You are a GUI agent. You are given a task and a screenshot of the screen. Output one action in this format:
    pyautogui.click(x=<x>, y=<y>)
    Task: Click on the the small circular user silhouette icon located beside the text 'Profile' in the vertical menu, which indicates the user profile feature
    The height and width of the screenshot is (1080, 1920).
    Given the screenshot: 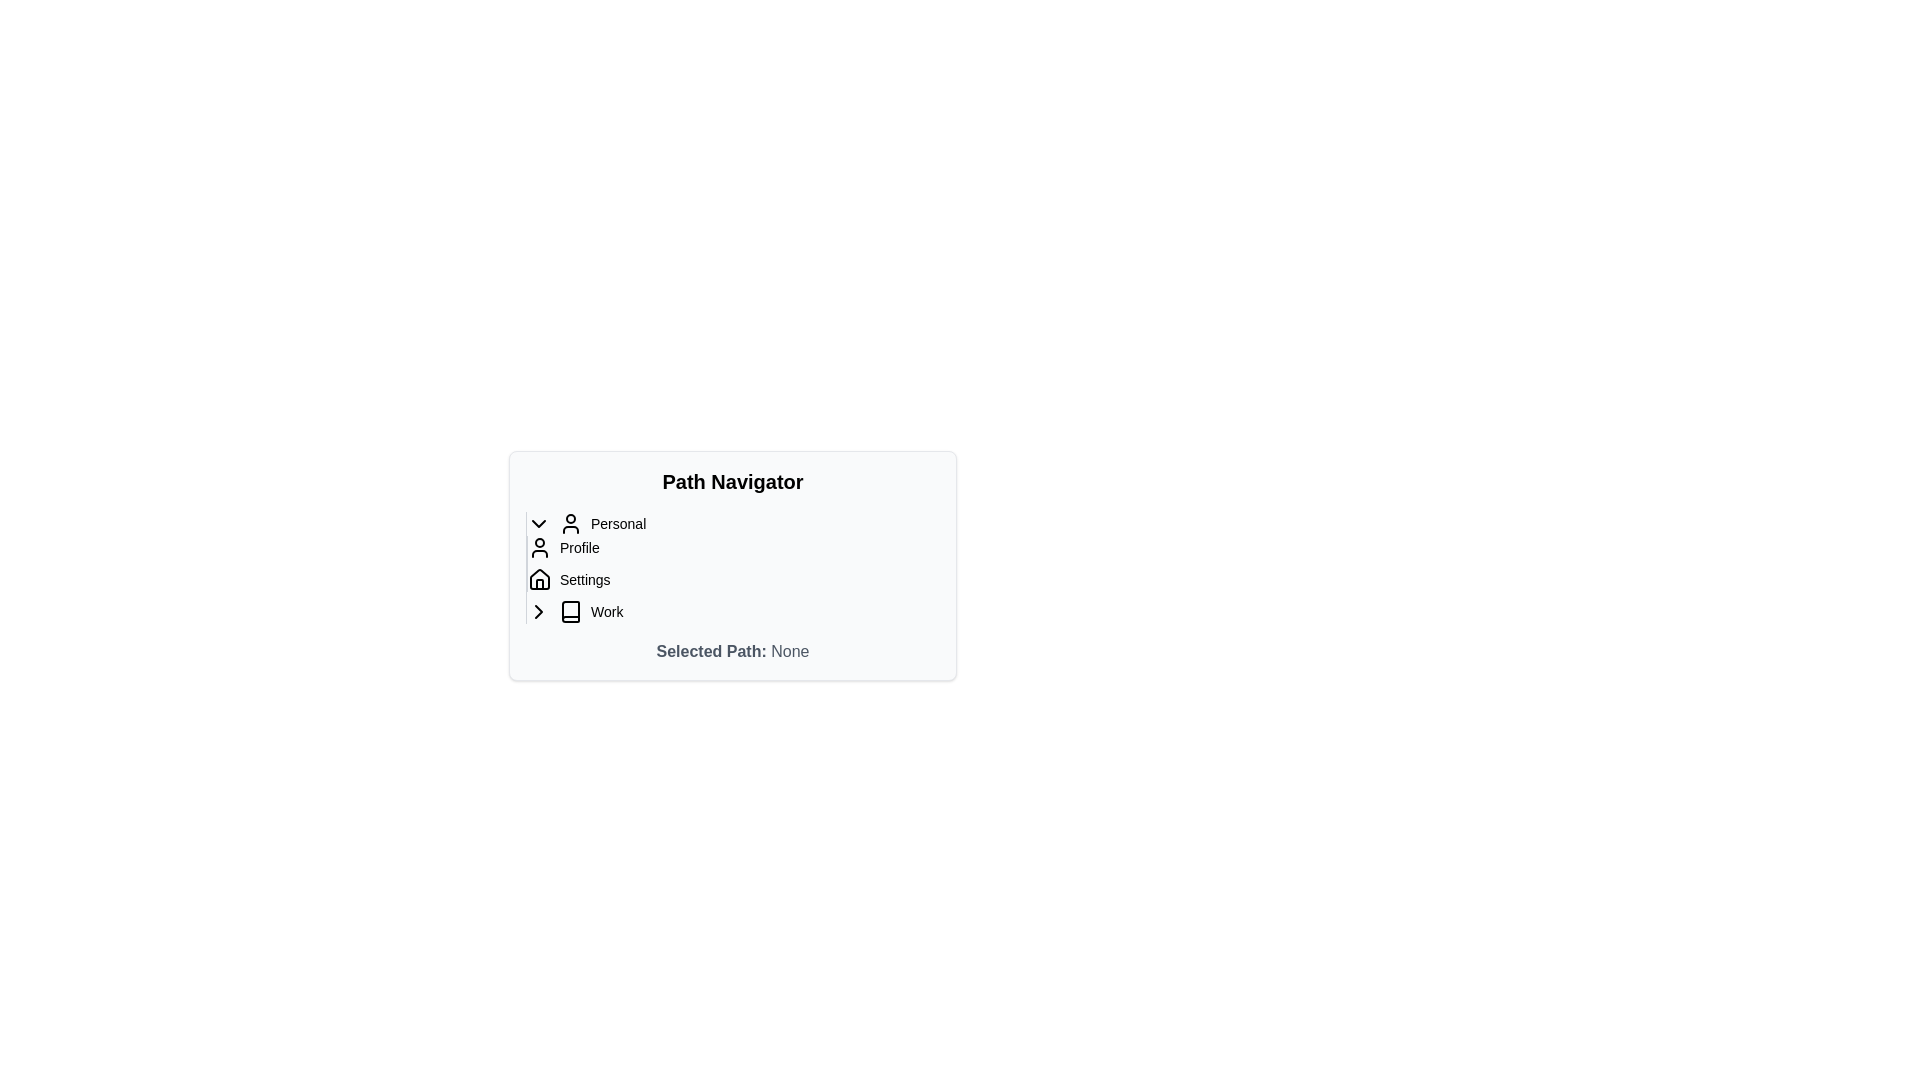 What is the action you would take?
    pyautogui.click(x=539, y=547)
    